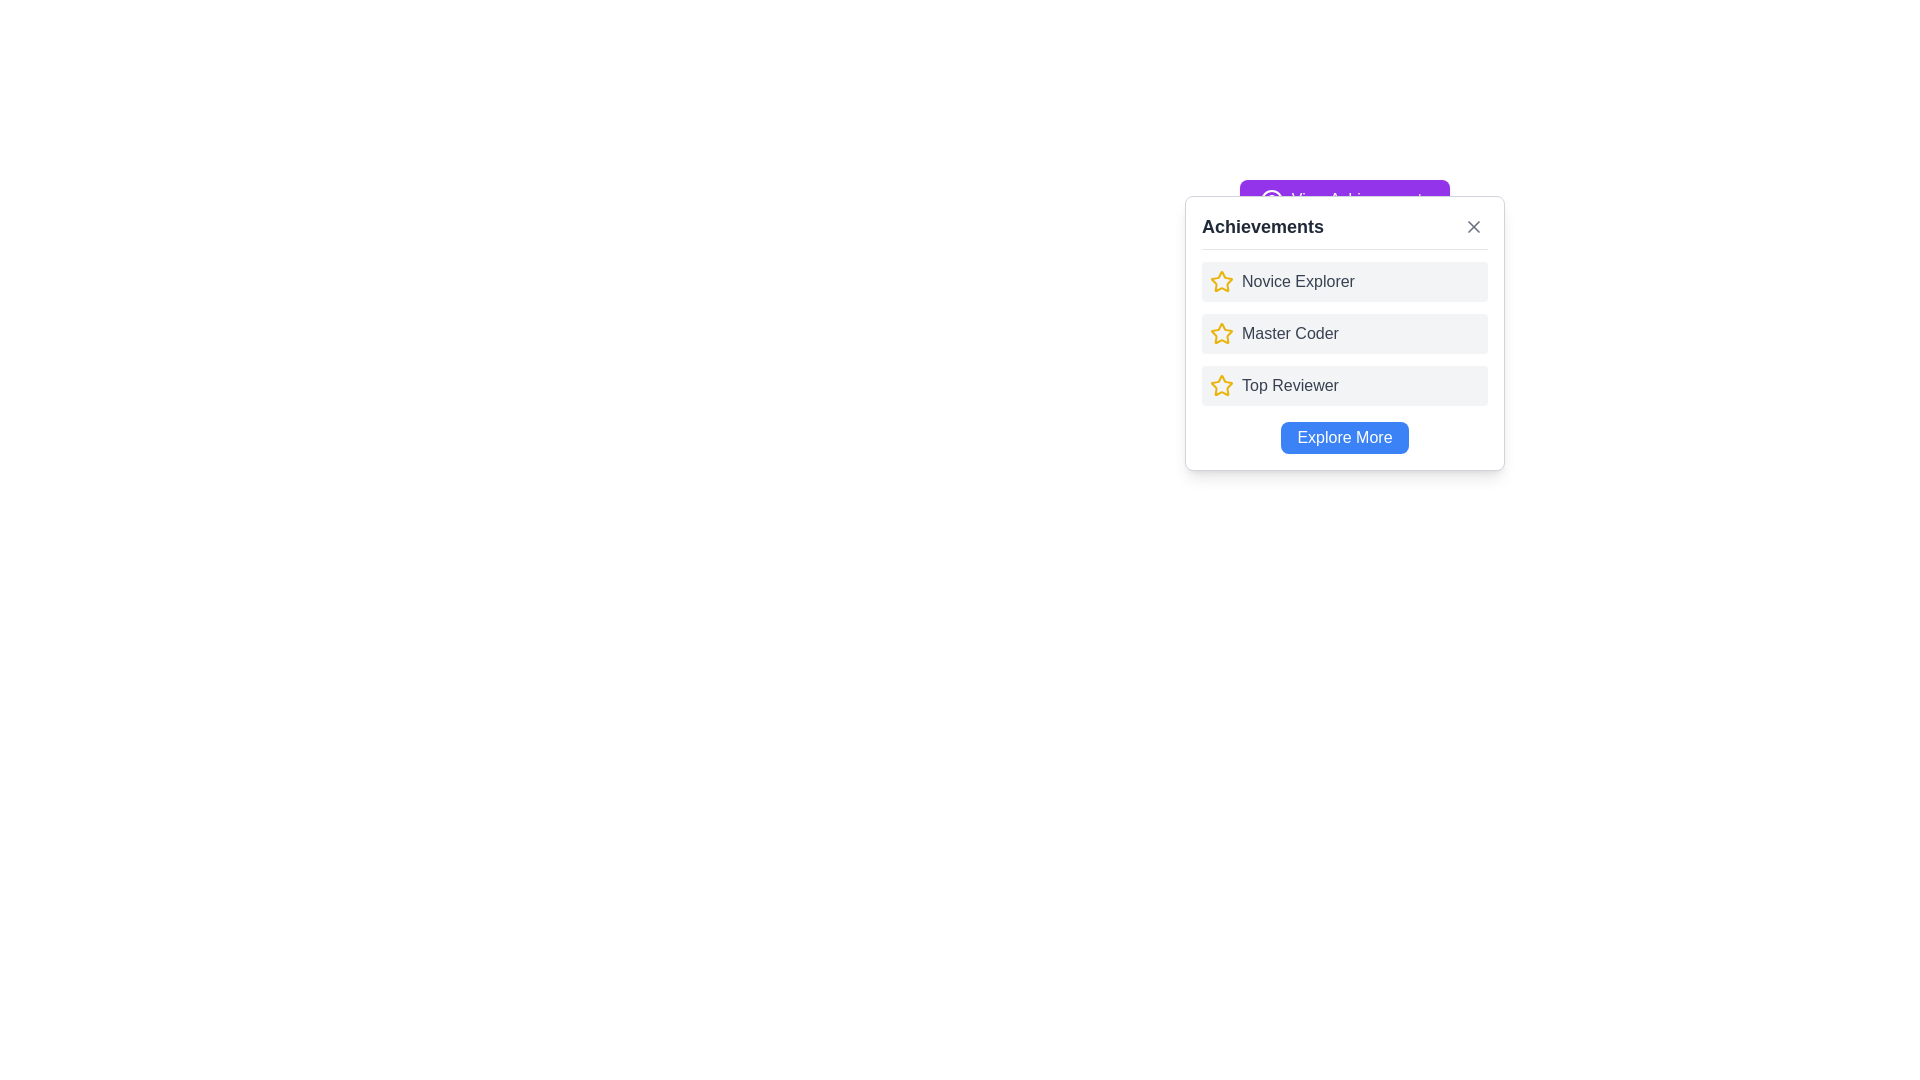 The image size is (1920, 1080). What do you see at coordinates (1344, 437) in the screenshot?
I see `the call-to-action button located at the bottom-center of the 'Achievements' pop-up` at bounding box center [1344, 437].